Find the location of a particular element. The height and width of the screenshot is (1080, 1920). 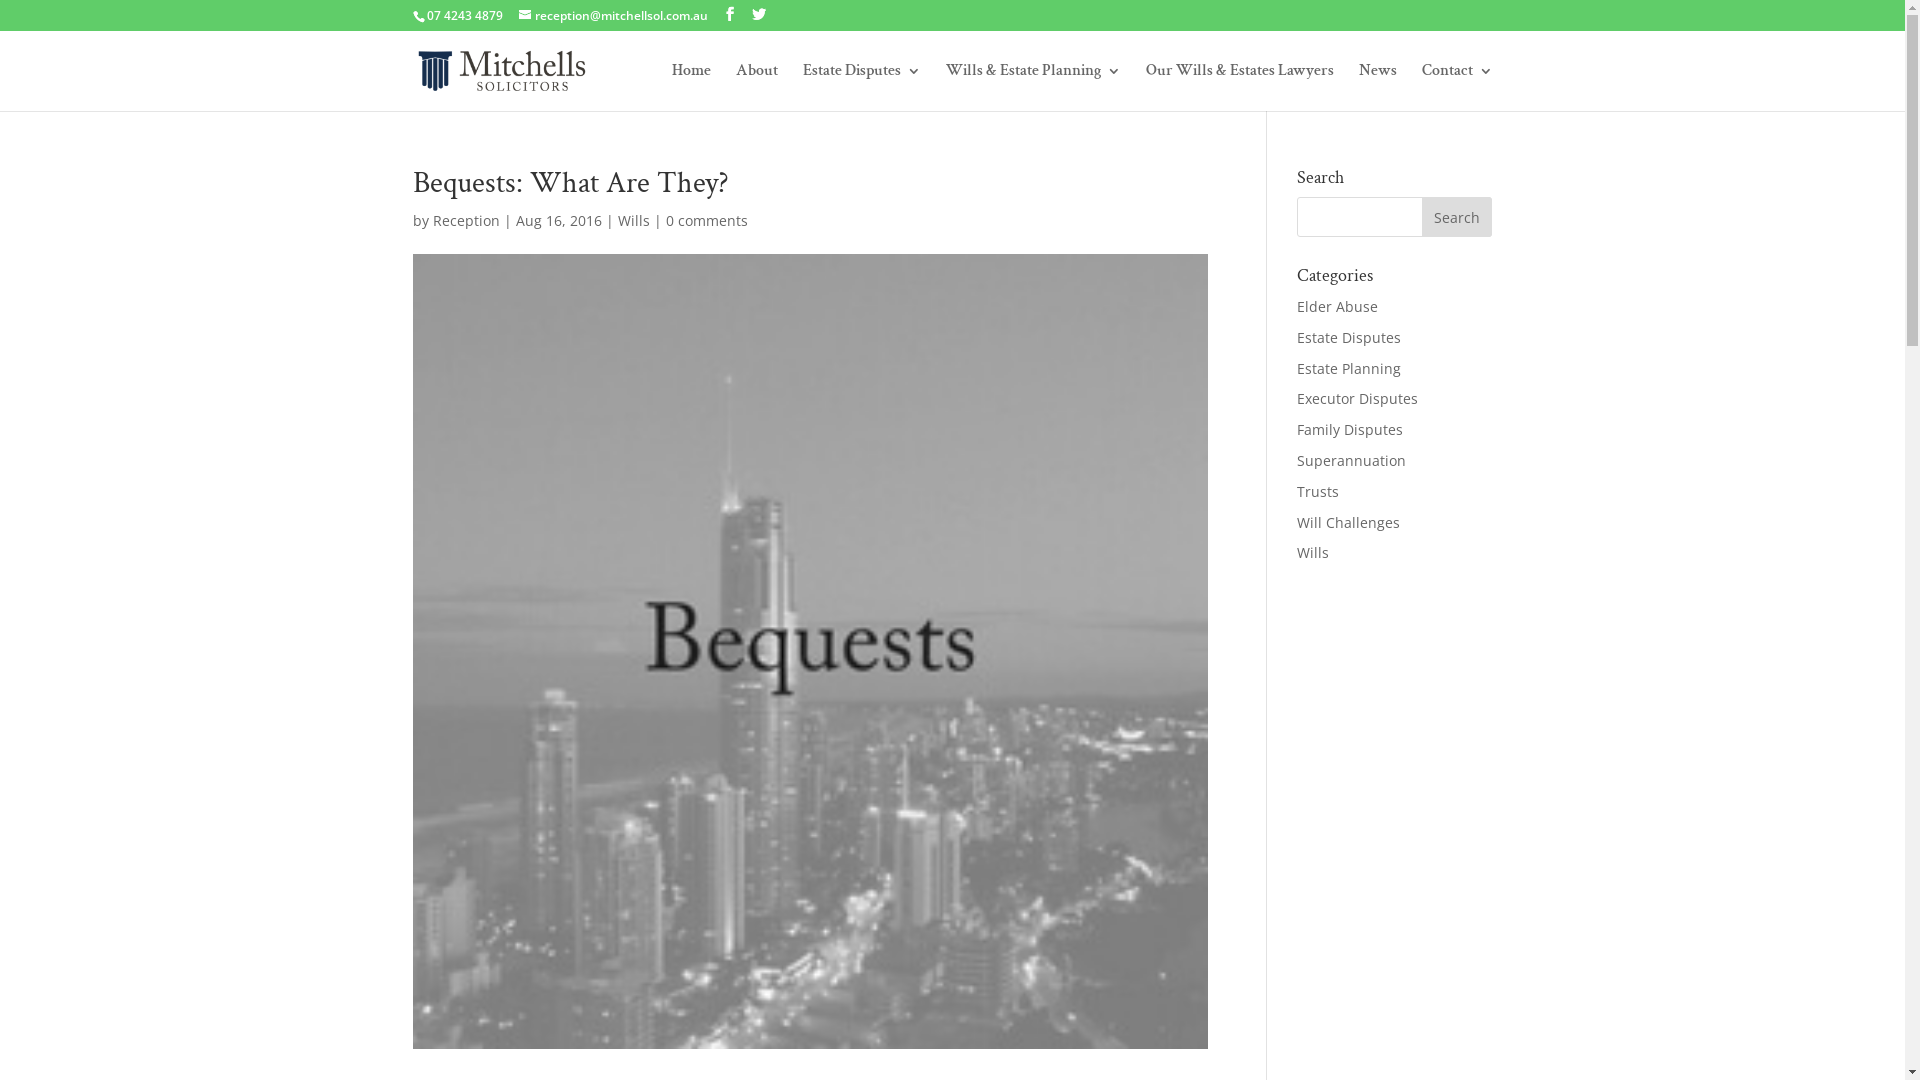

'Elder Abuse' is located at coordinates (1337, 306).